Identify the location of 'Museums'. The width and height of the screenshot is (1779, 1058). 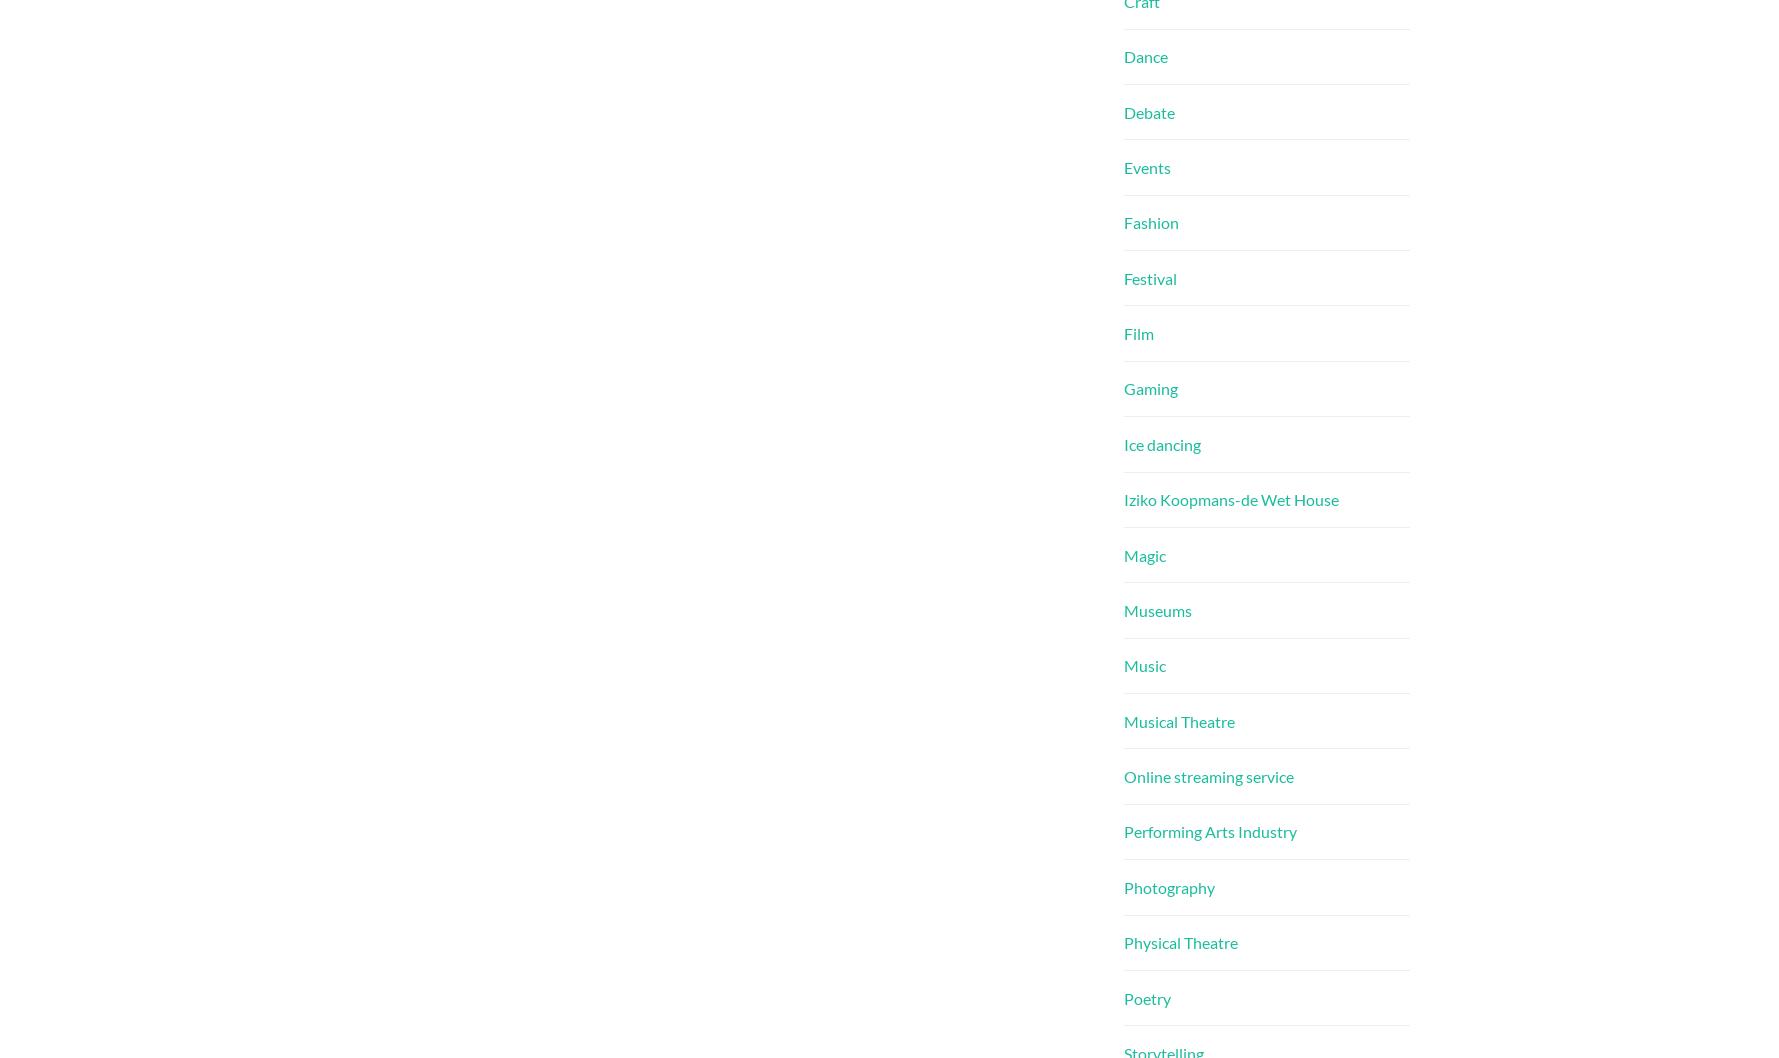
(1157, 609).